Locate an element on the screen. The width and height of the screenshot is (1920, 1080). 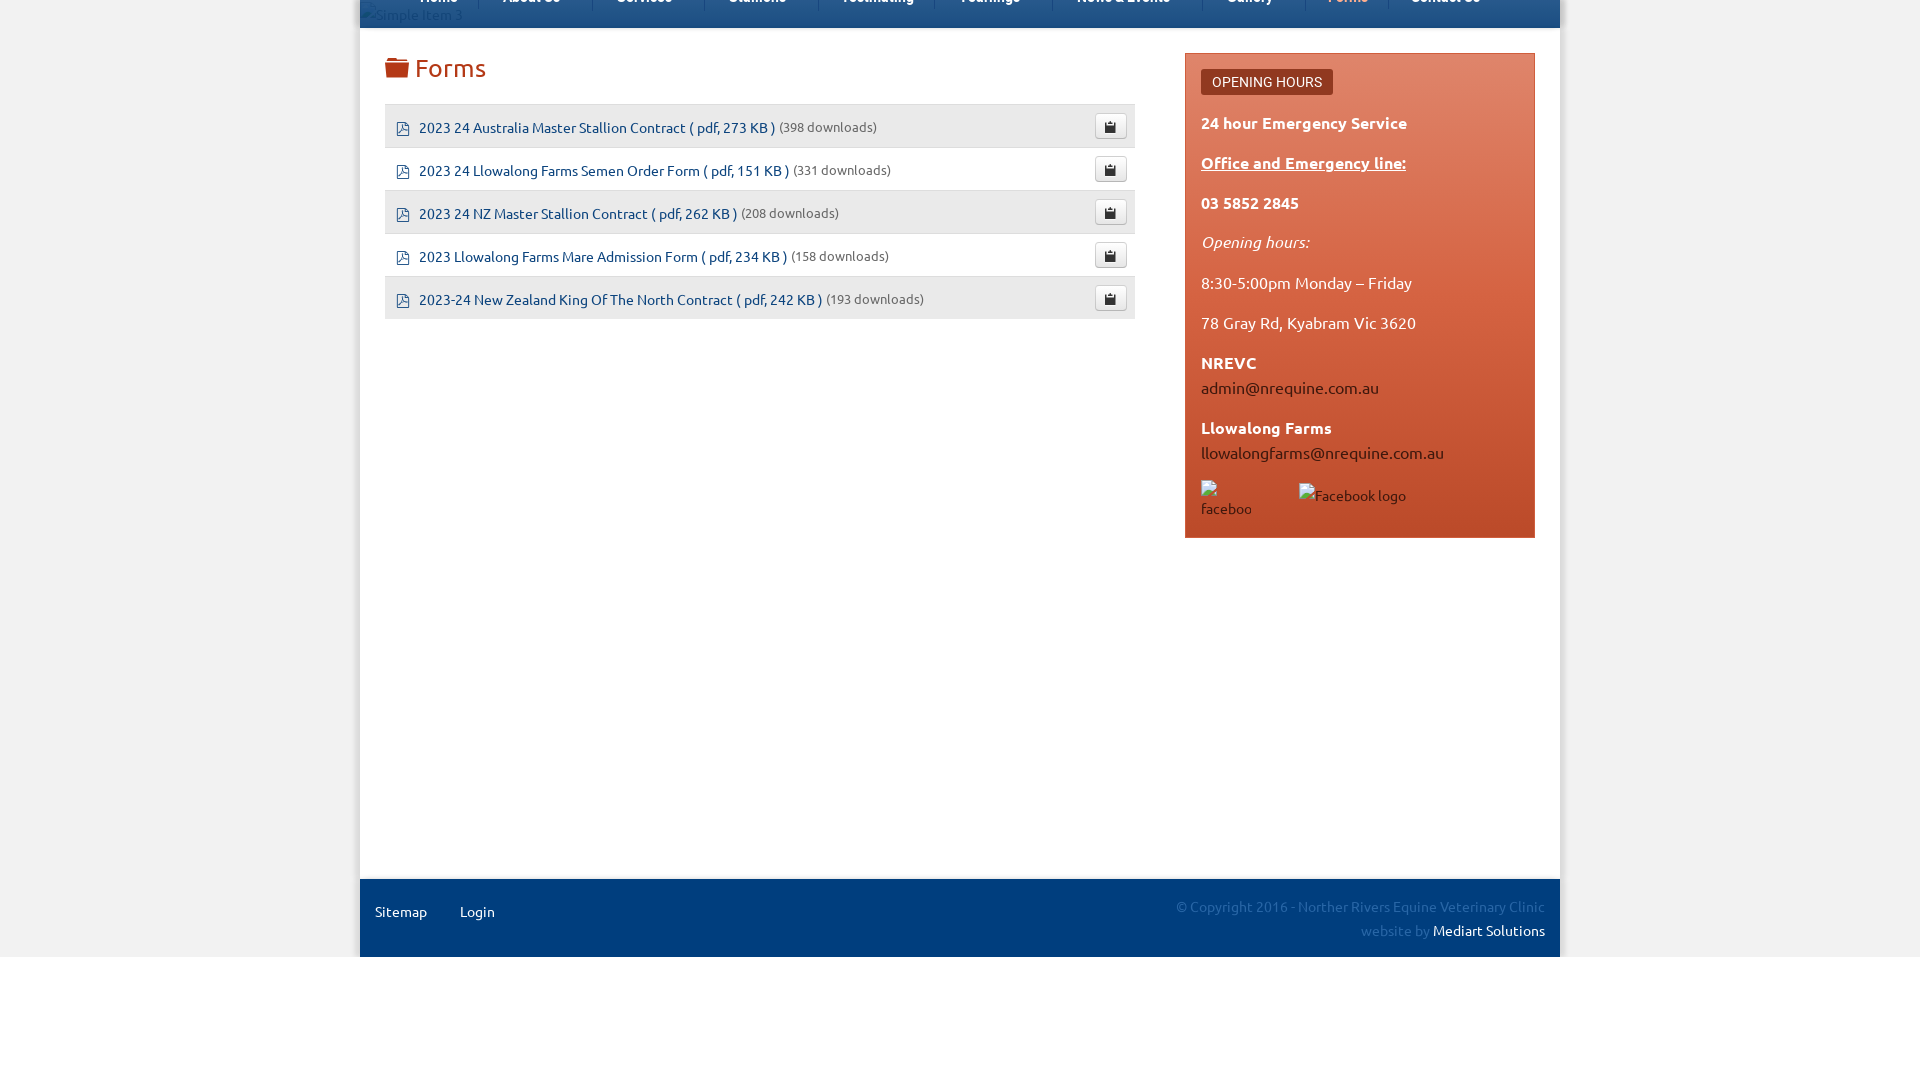
'admin@nrequine.com.au' is located at coordinates (1290, 386).